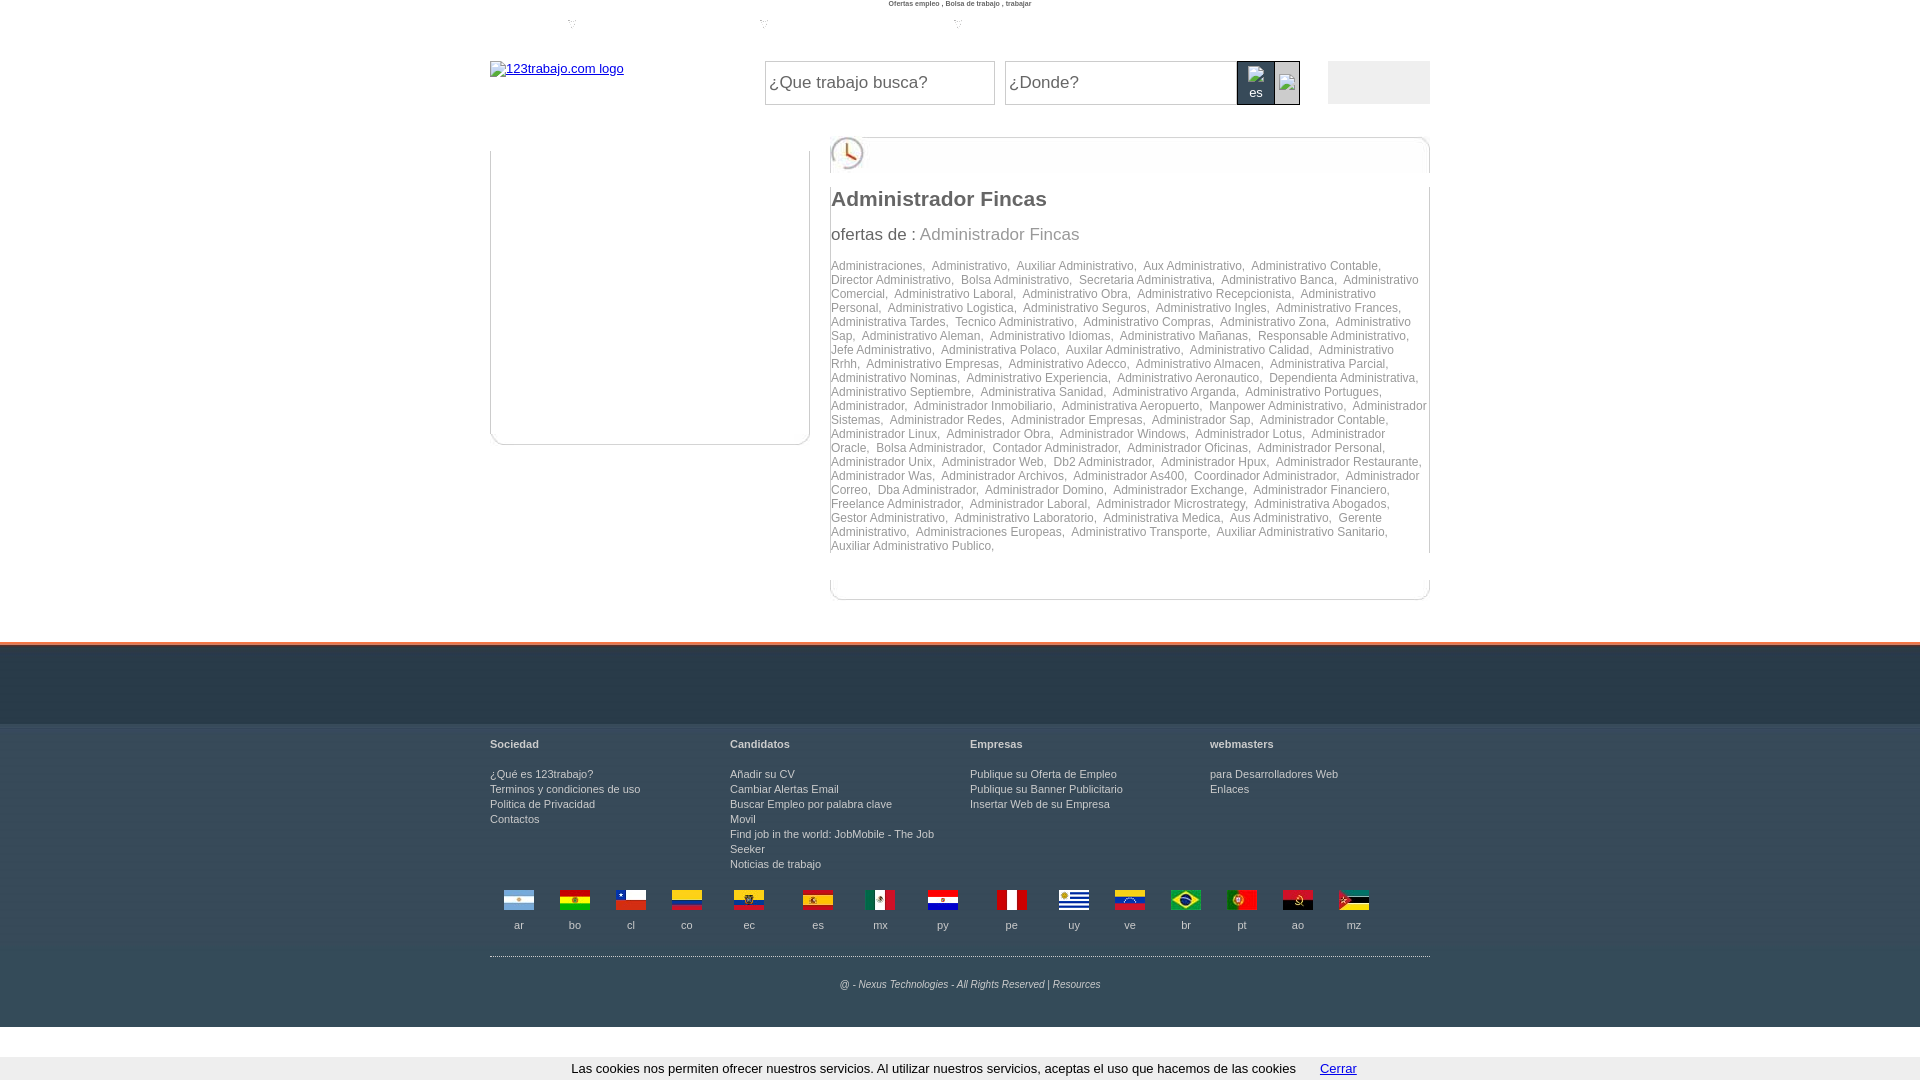  I want to click on 'Coordinador Administrador, ', so click(1268, 475).